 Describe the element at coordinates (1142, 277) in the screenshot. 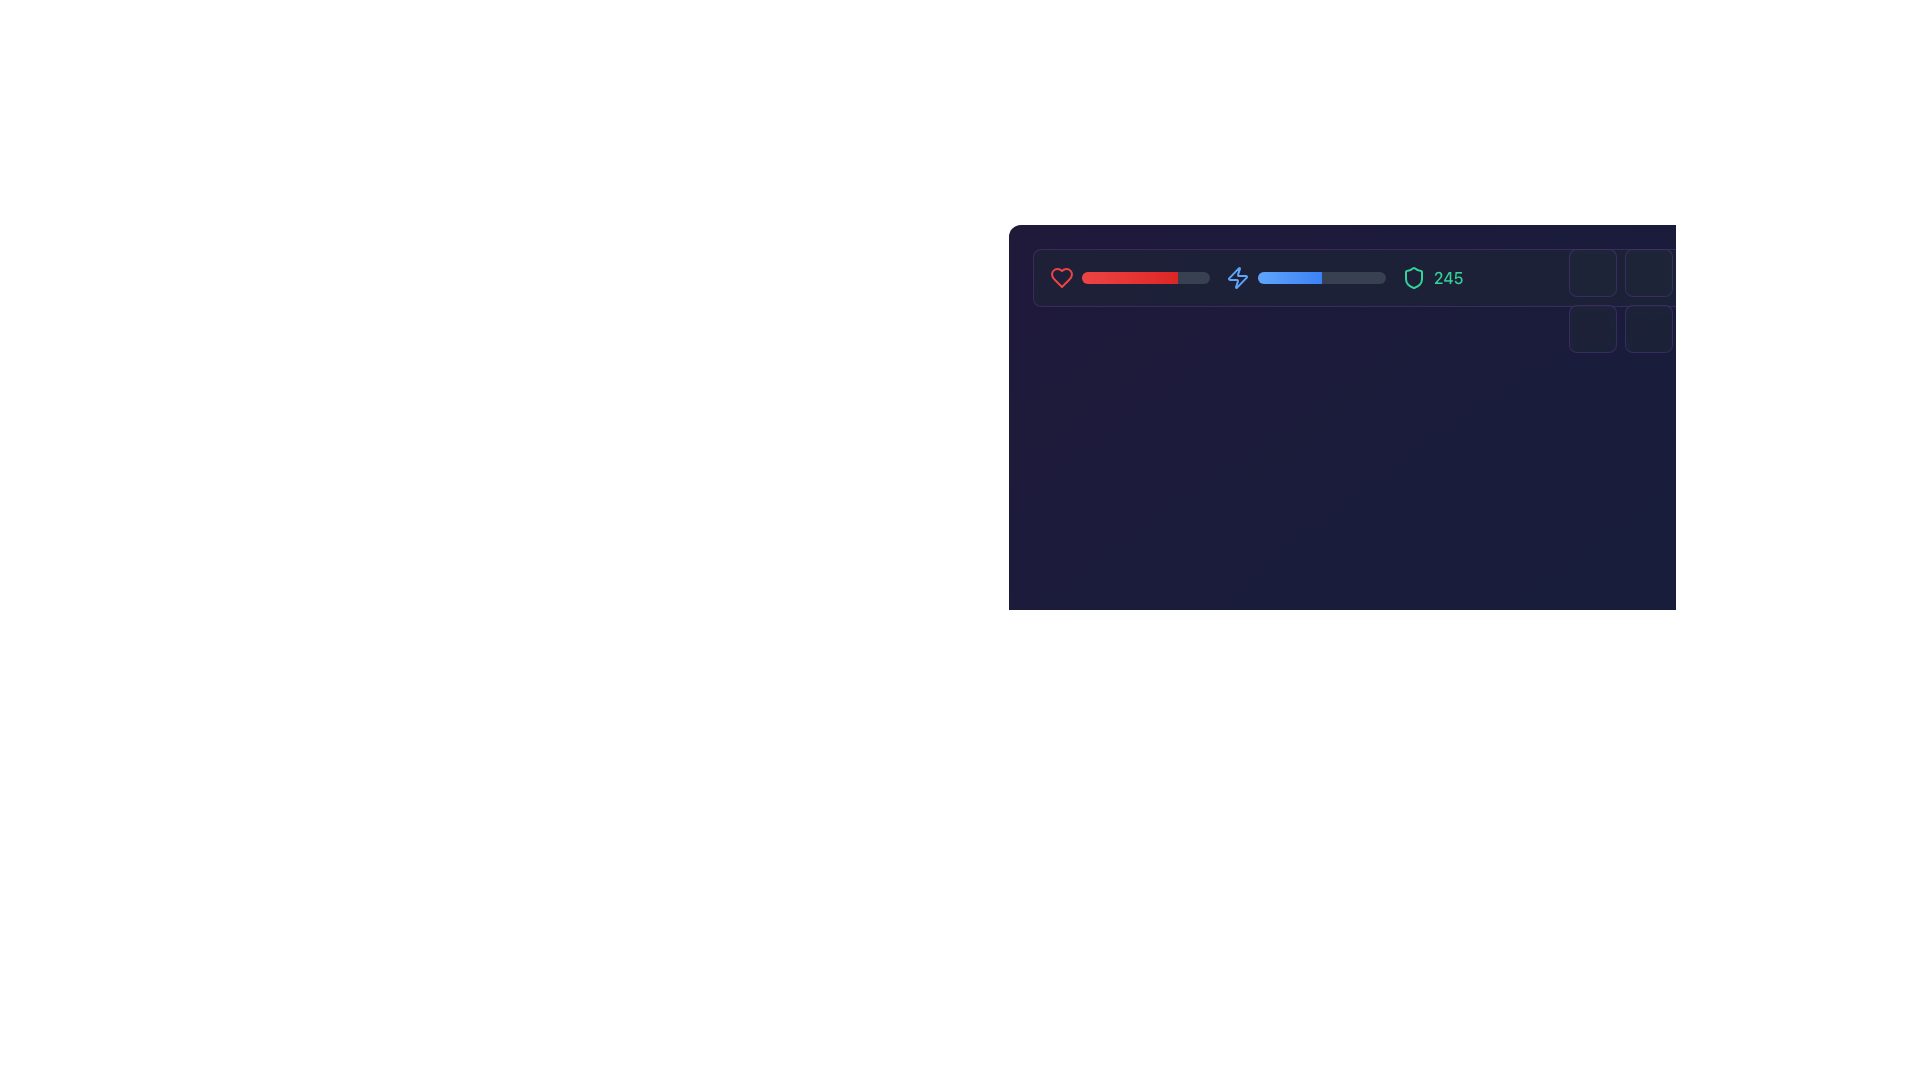

I see `the health bar value` at that location.